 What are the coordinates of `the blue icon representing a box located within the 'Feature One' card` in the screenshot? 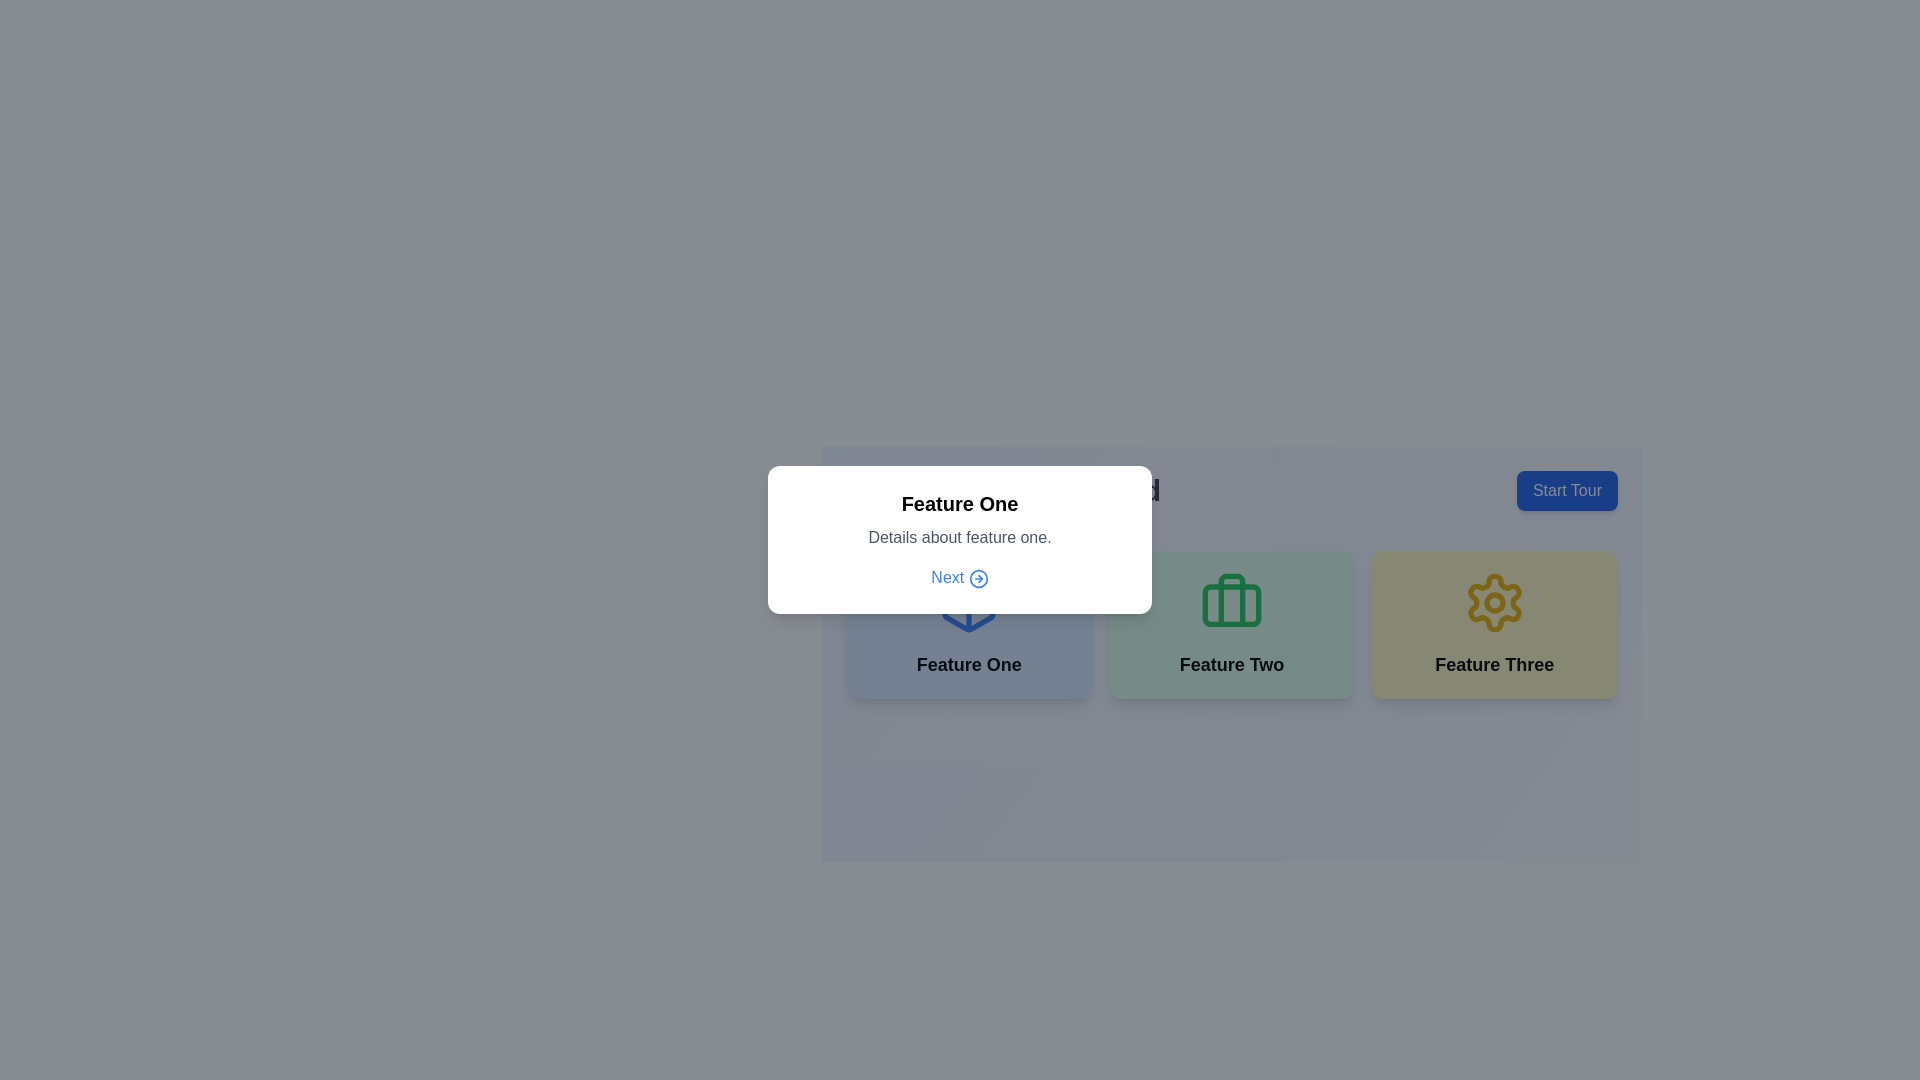 It's located at (969, 601).